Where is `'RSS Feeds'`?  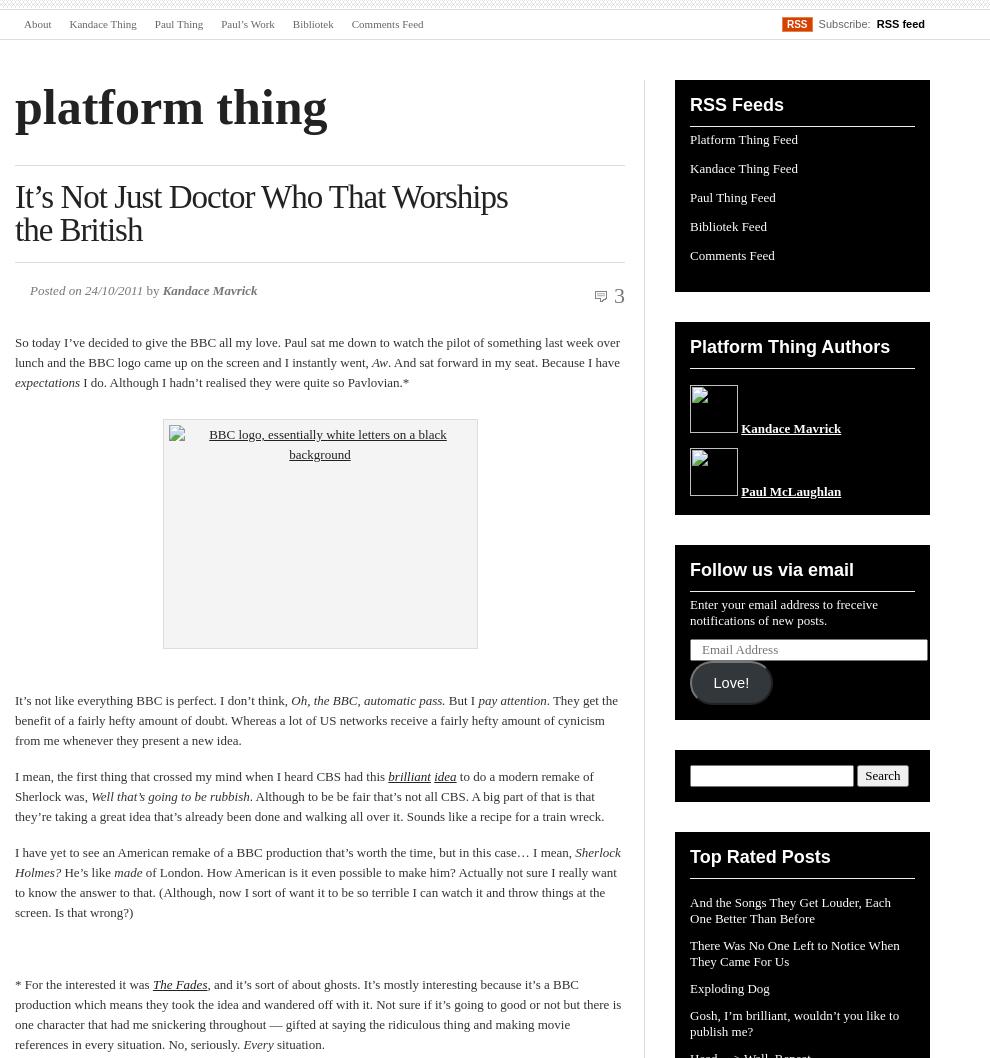
'RSS Feeds' is located at coordinates (735, 103).